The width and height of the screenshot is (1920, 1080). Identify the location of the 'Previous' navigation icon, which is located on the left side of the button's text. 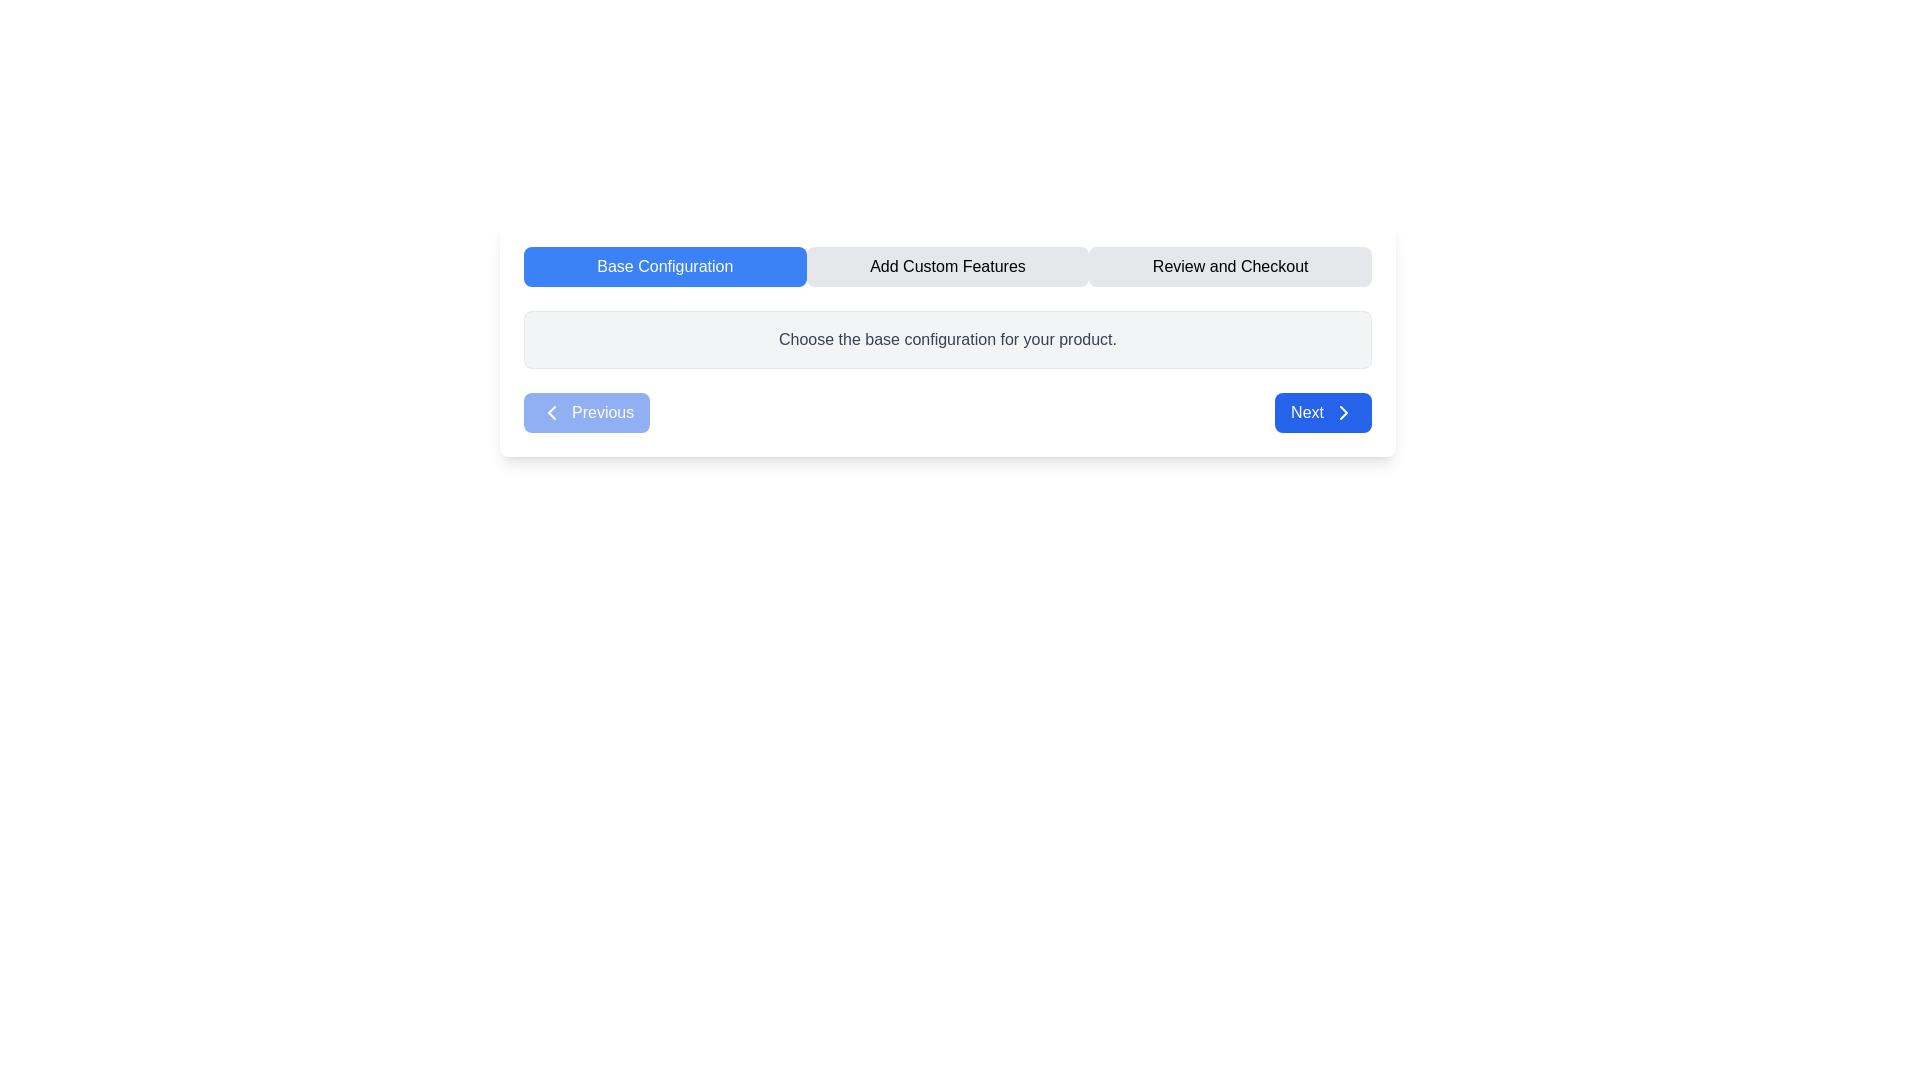
(552, 411).